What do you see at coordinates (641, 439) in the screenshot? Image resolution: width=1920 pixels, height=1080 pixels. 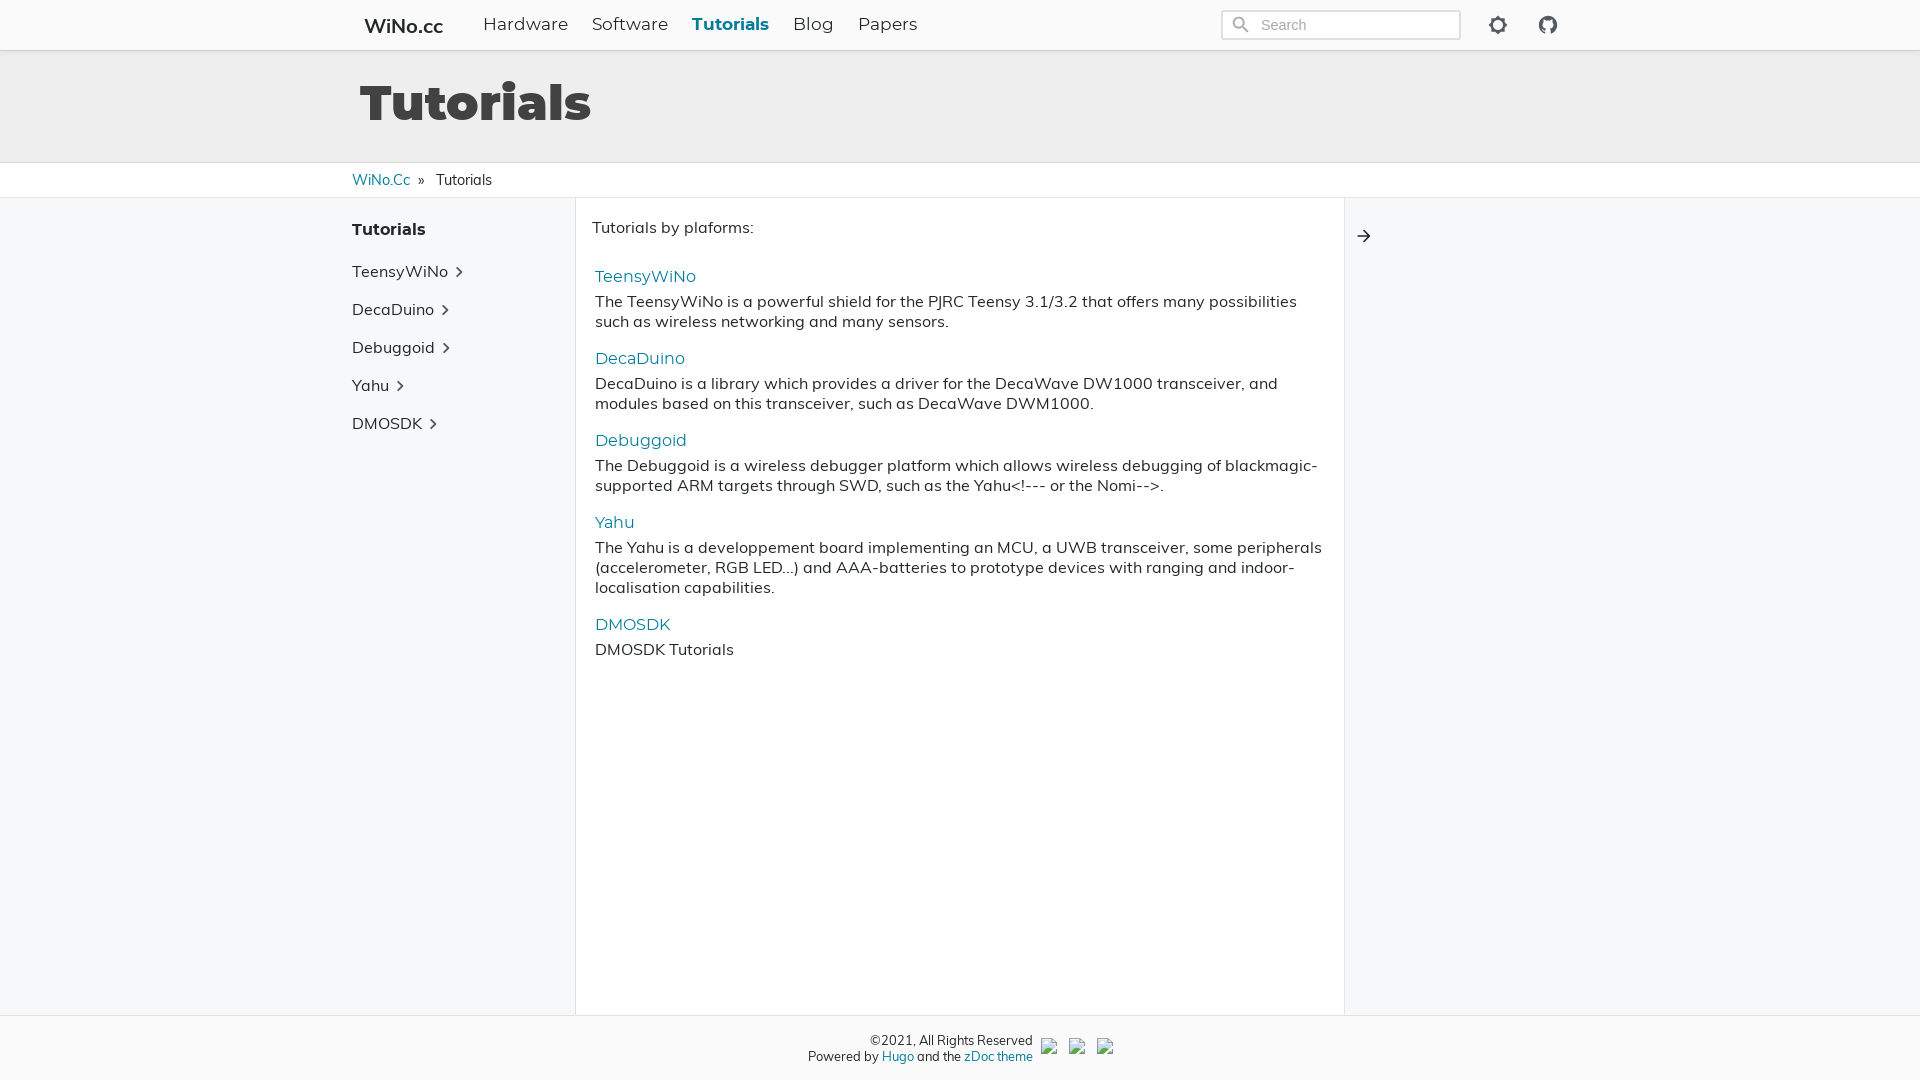 I see `'Debuggoid'` at bounding box center [641, 439].